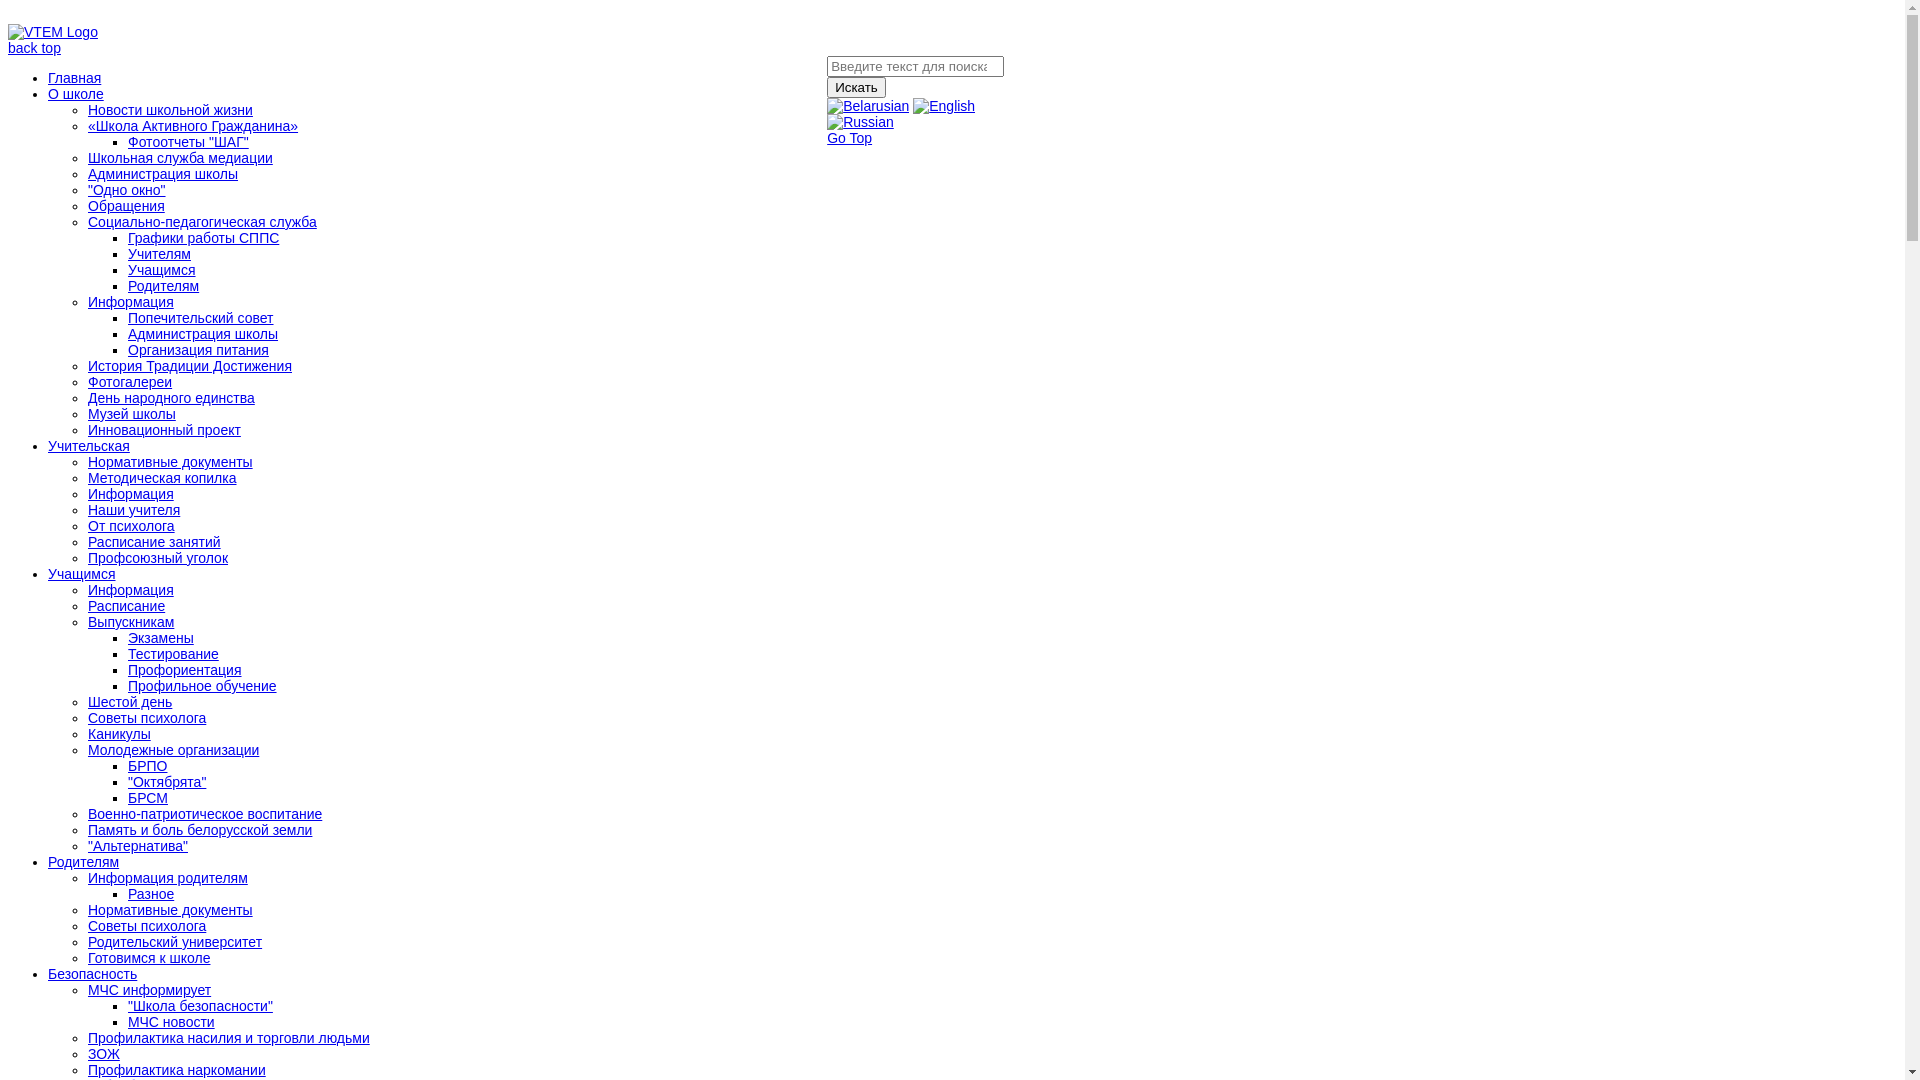 The image size is (1920, 1080). I want to click on 'Russian', so click(860, 122).